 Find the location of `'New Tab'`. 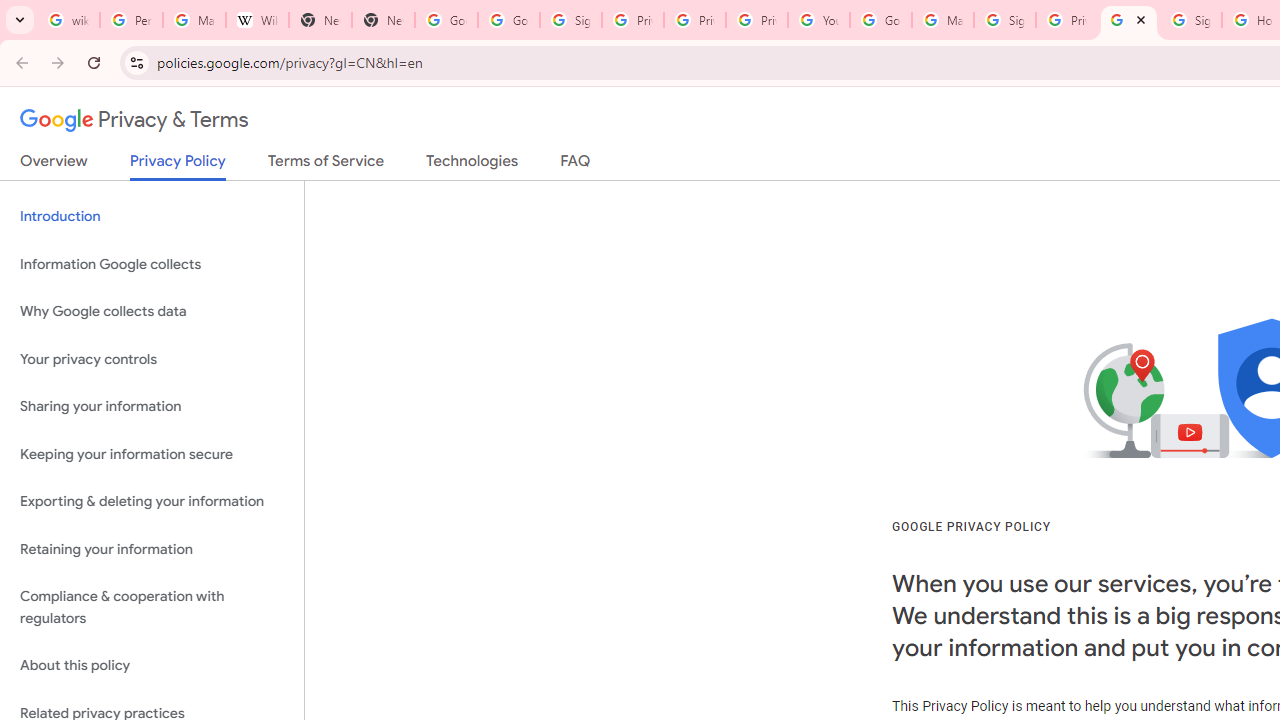

'New Tab' is located at coordinates (320, 20).